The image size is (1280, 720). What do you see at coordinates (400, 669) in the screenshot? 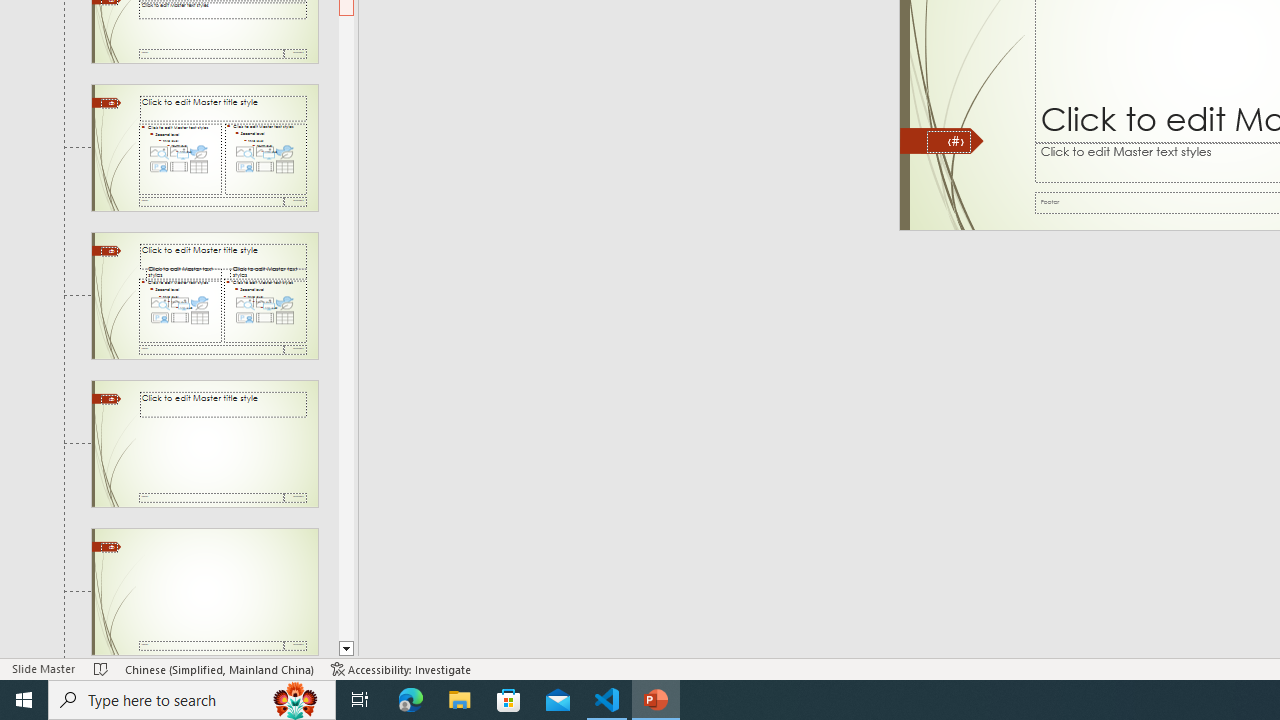
I see `'Accessibility Checker Accessibility: Investigate'` at bounding box center [400, 669].